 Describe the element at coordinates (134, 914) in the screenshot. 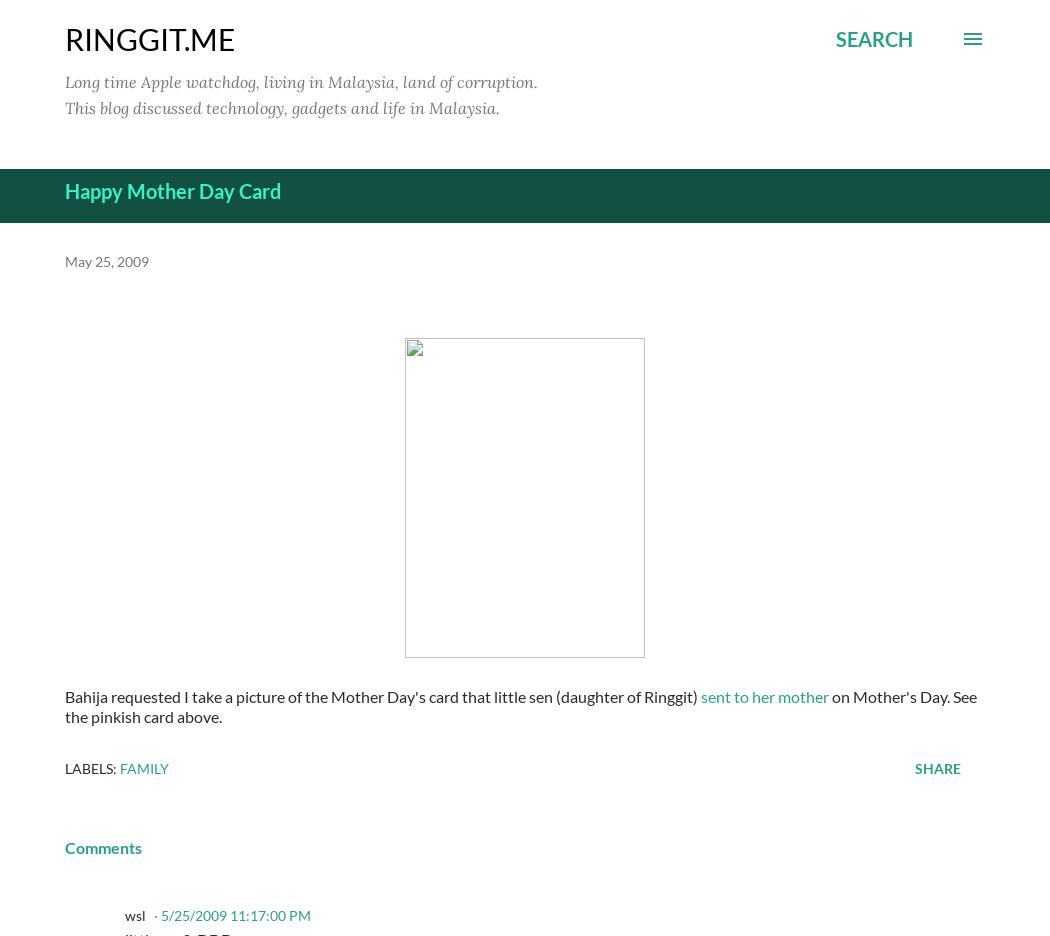

I see `'wsl'` at that location.